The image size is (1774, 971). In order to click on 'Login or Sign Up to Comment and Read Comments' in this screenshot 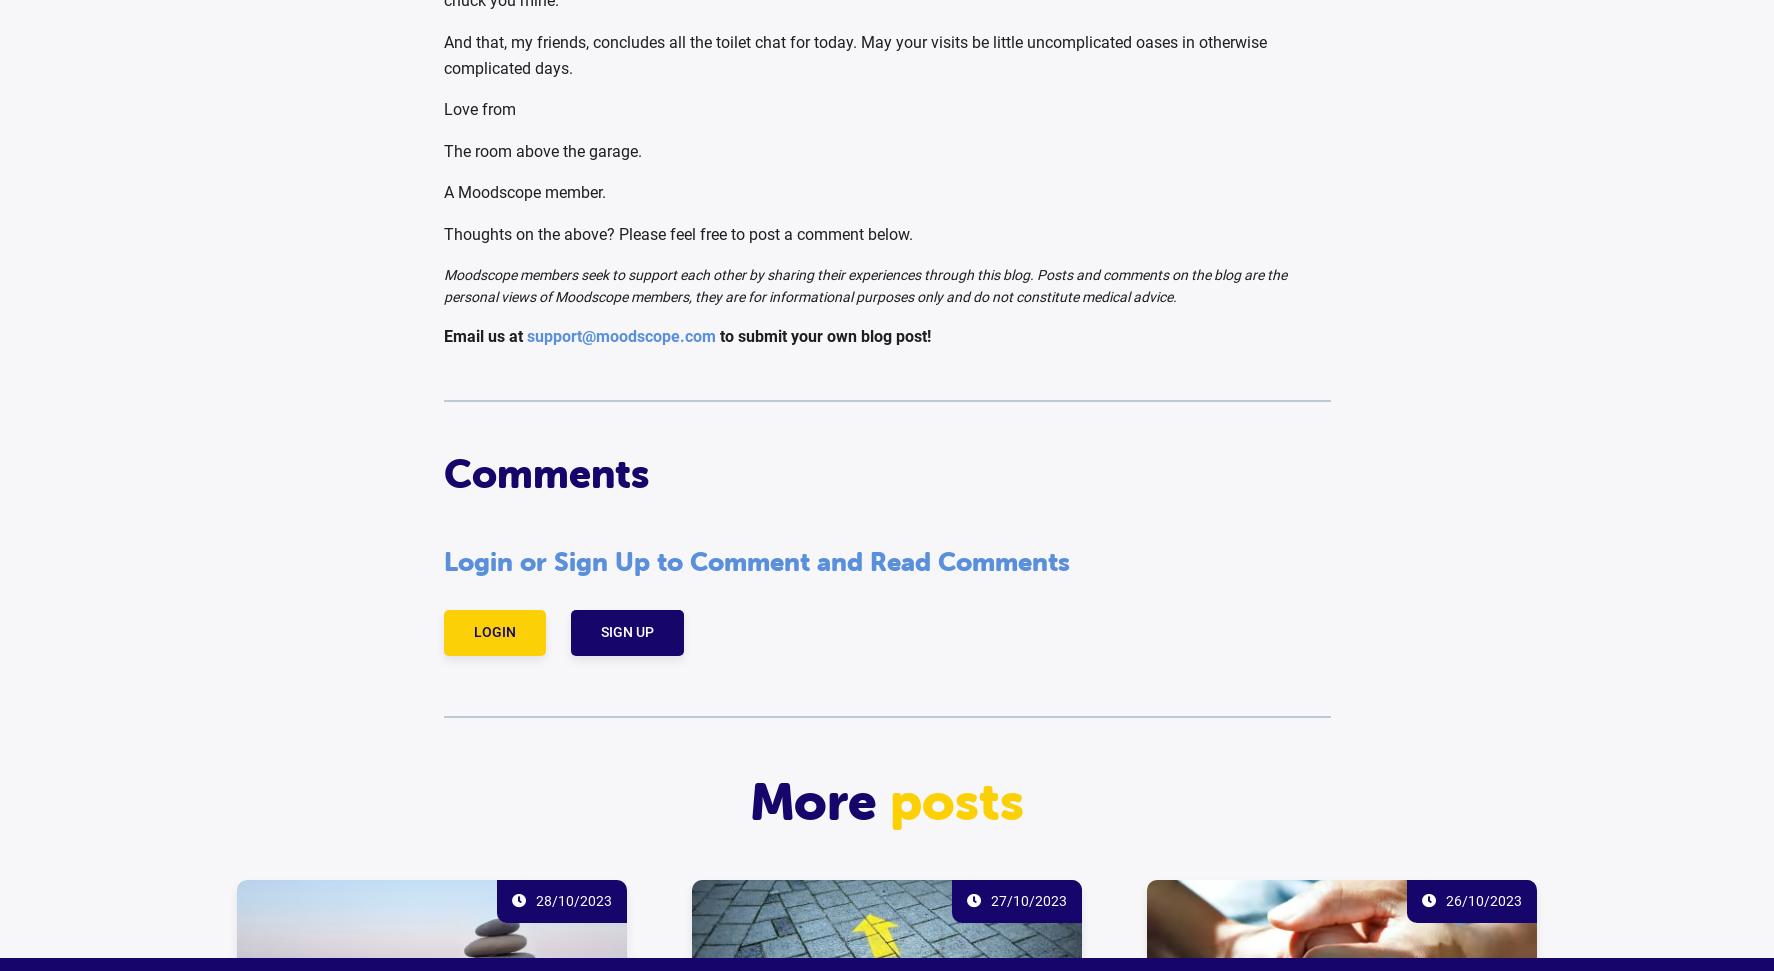, I will do `click(755, 562)`.